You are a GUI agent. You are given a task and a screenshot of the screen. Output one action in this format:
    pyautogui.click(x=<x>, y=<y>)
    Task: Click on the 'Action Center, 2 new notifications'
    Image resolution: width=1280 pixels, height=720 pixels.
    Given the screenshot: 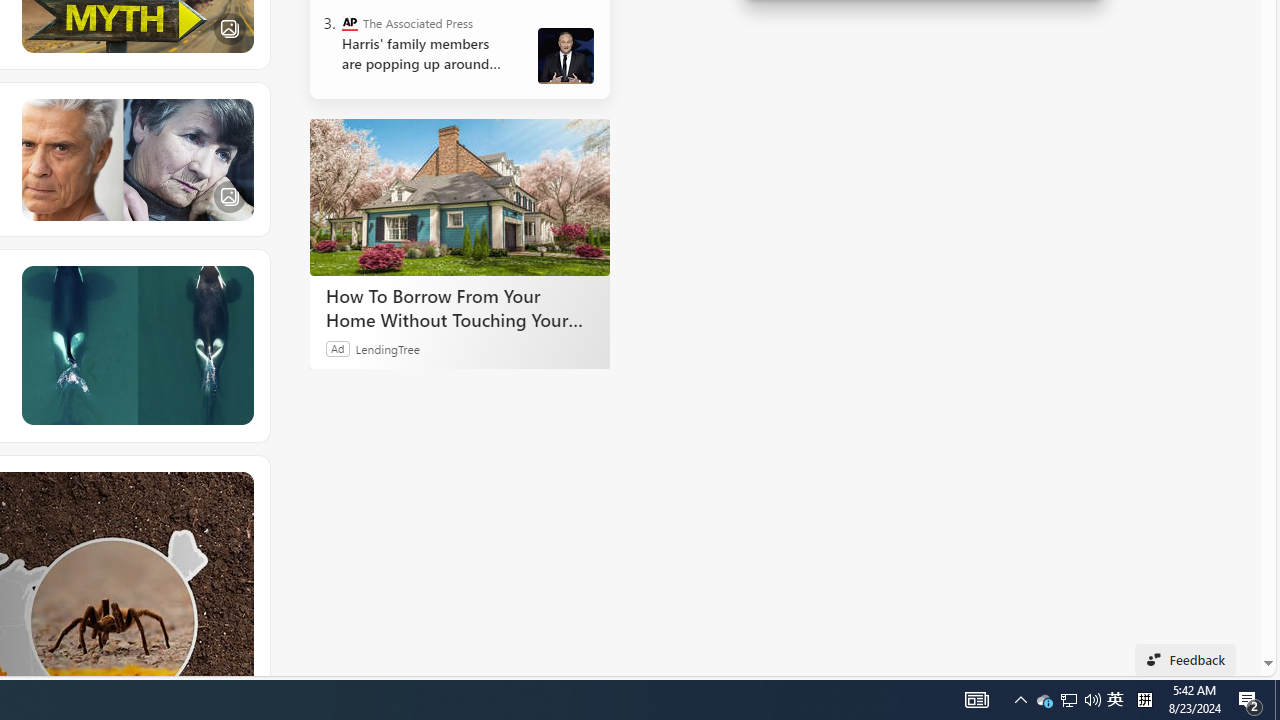 What is the action you would take?
    pyautogui.click(x=1276, y=698)
    